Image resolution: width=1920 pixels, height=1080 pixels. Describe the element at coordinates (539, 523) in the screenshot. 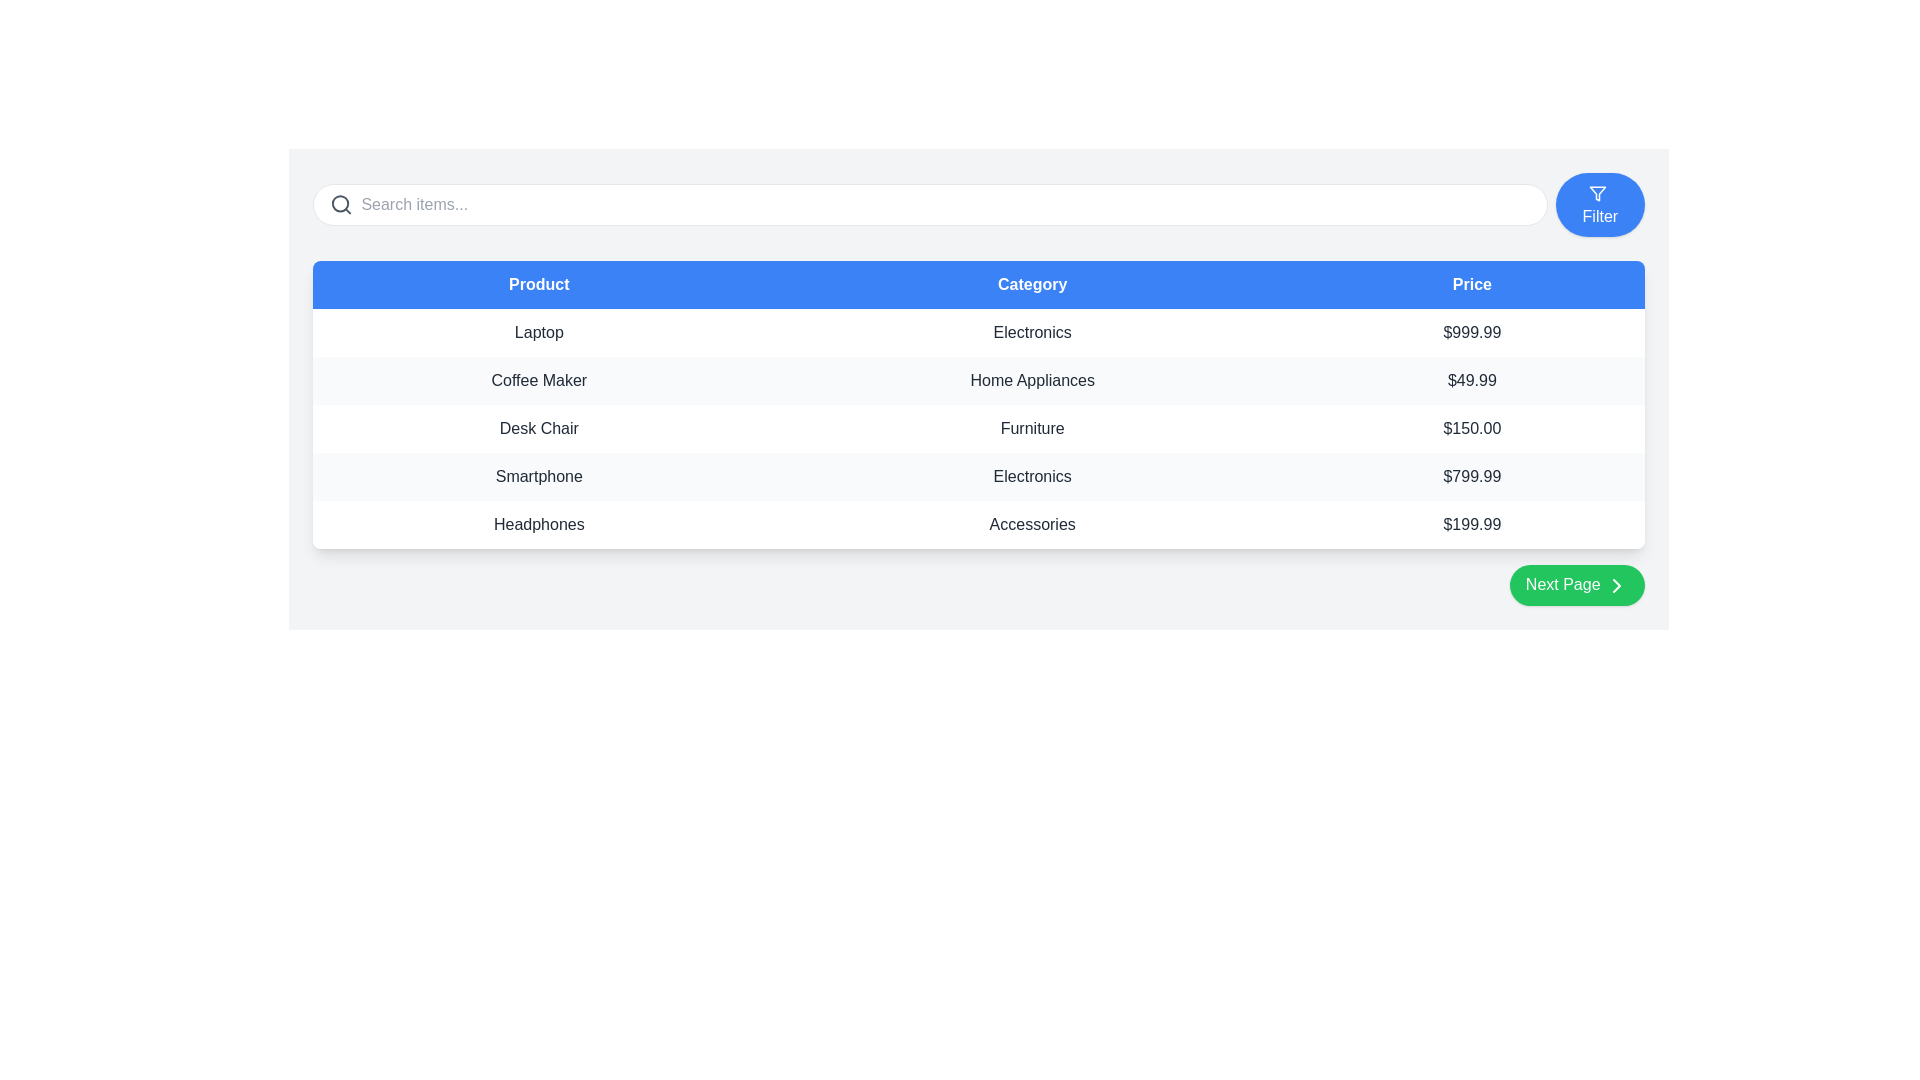

I see `the text label identifying the product name in the fifth row of the table within the first column titled 'Product'` at that location.